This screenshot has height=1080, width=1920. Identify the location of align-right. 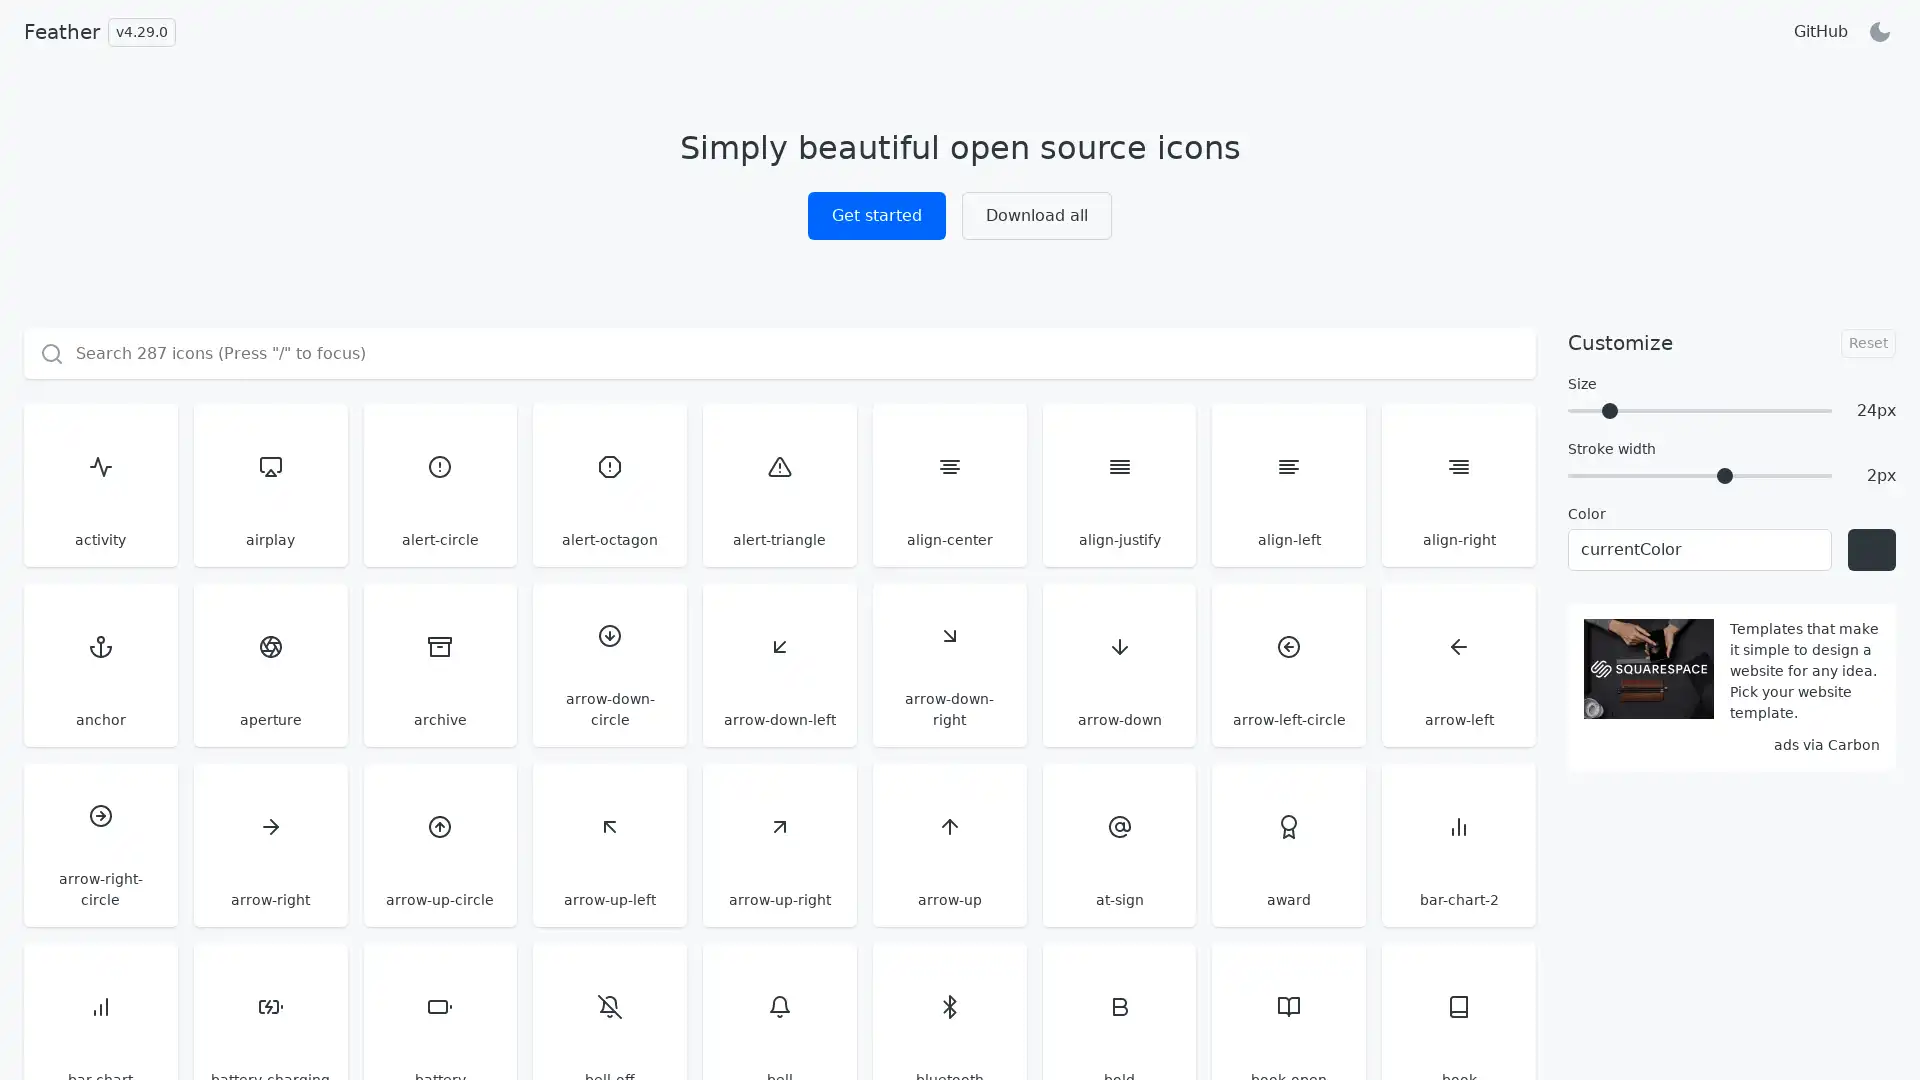
(1459, 485).